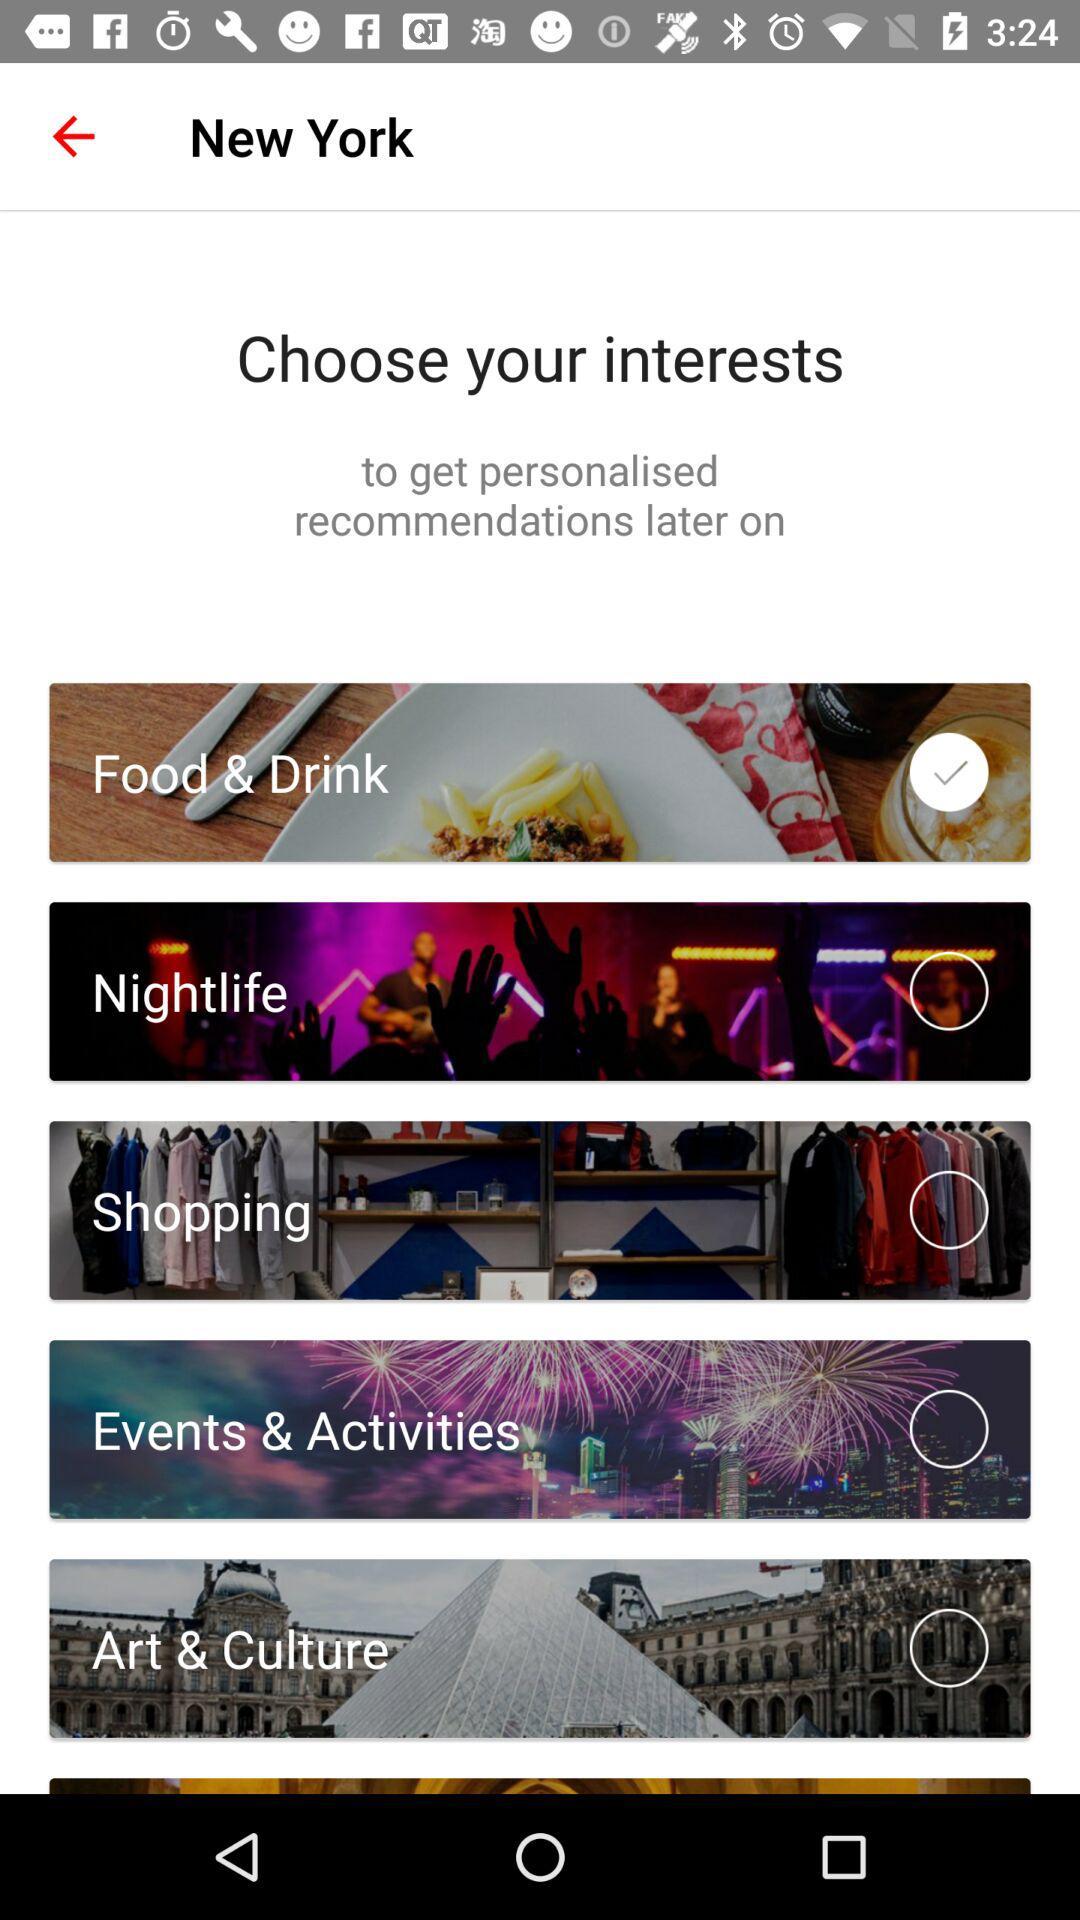 The image size is (1080, 1920). I want to click on to get personalised icon, so click(540, 494).